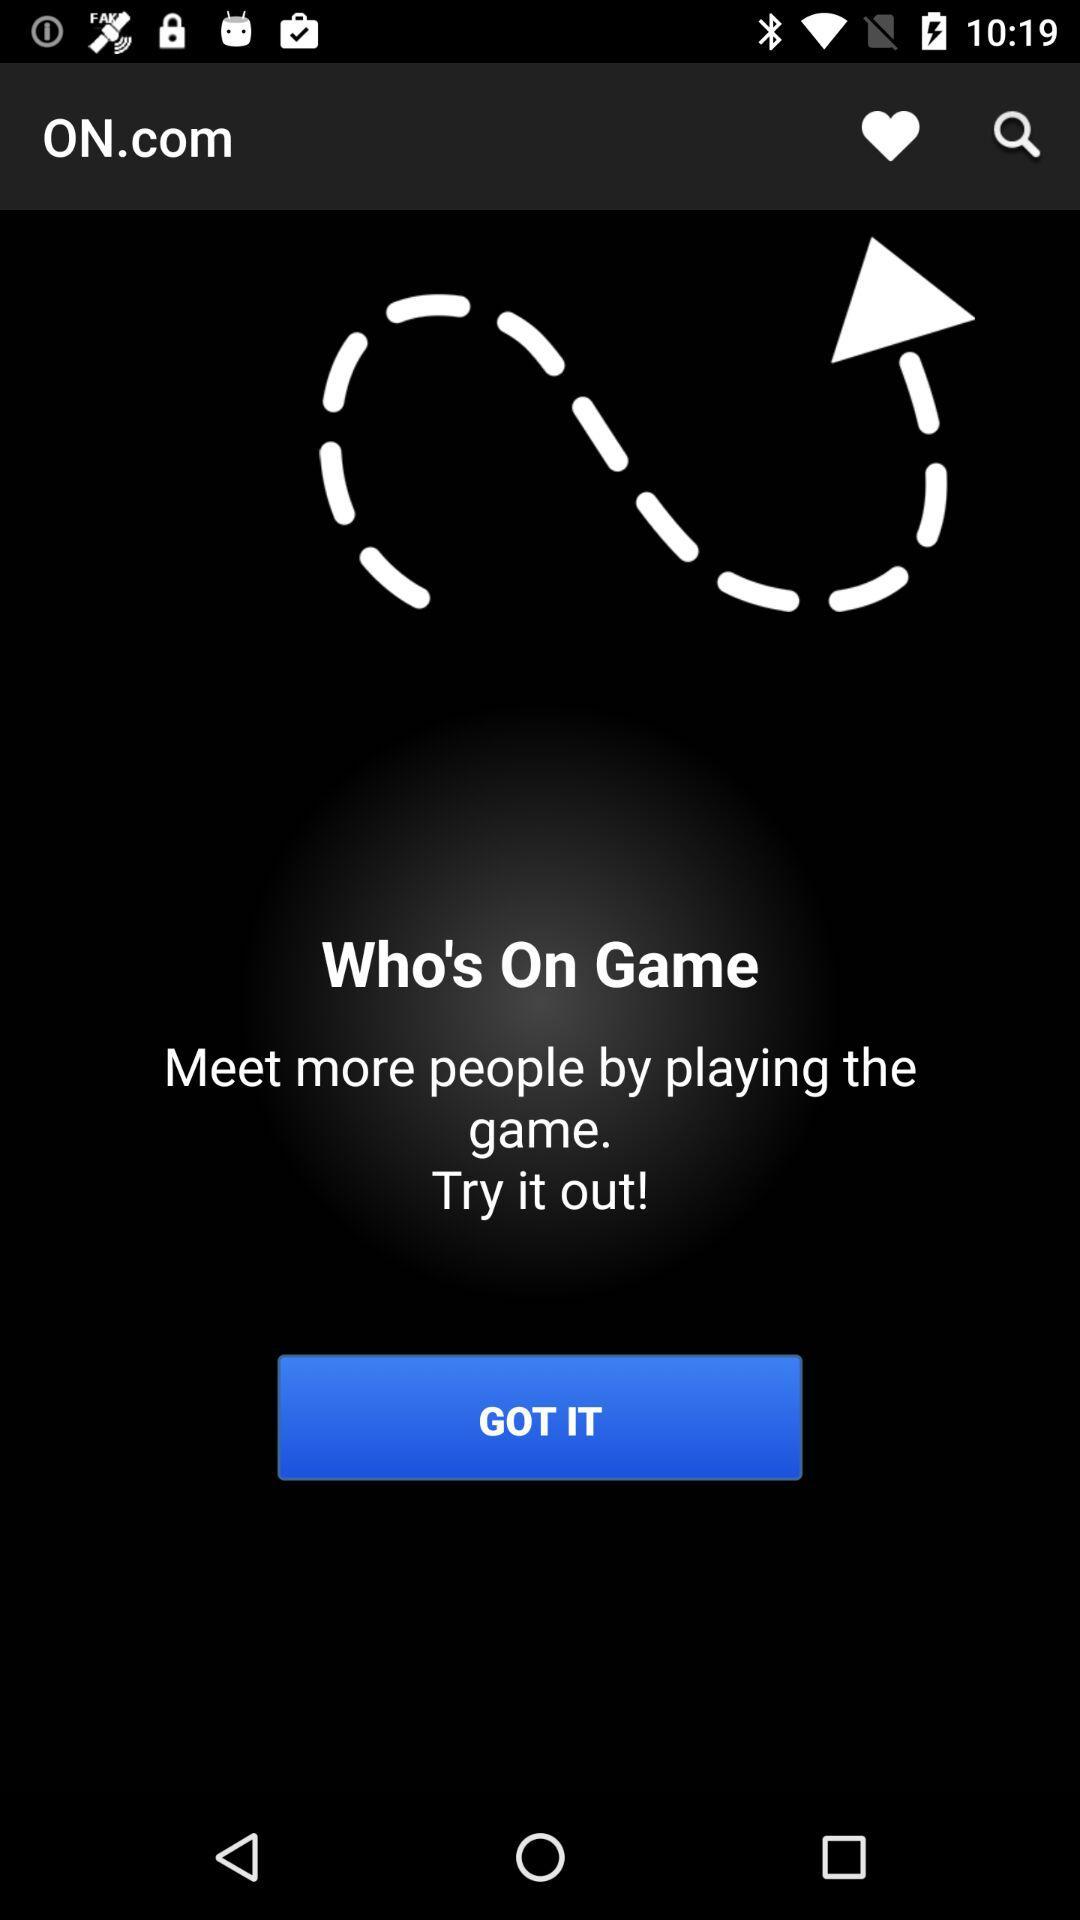 The height and width of the screenshot is (1920, 1080). What do you see at coordinates (540, 1419) in the screenshot?
I see `the got it icon` at bounding box center [540, 1419].